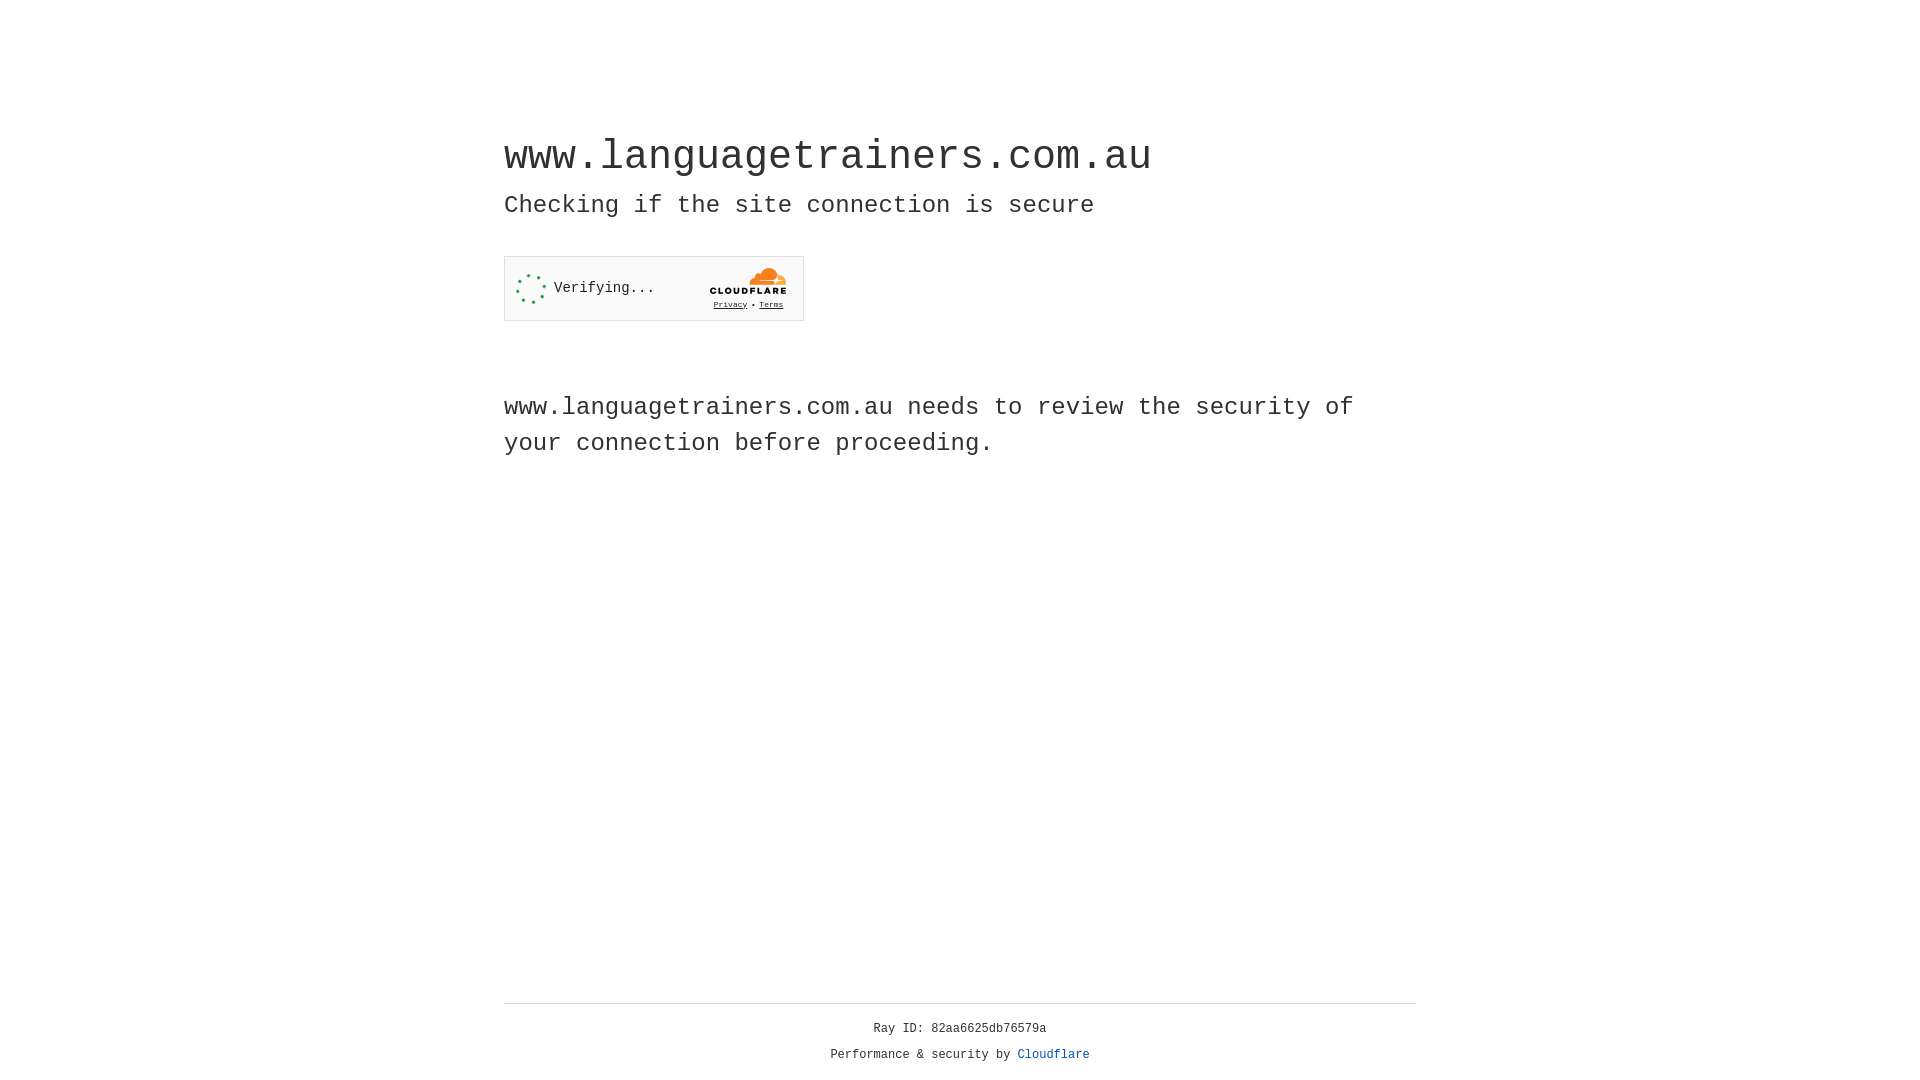 The width and height of the screenshot is (1920, 1080). What do you see at coordinates (653, 288) in the screenshot?
I see `'Widget containing a Cloudflare security challenge'` at bounding box center [653, 288].